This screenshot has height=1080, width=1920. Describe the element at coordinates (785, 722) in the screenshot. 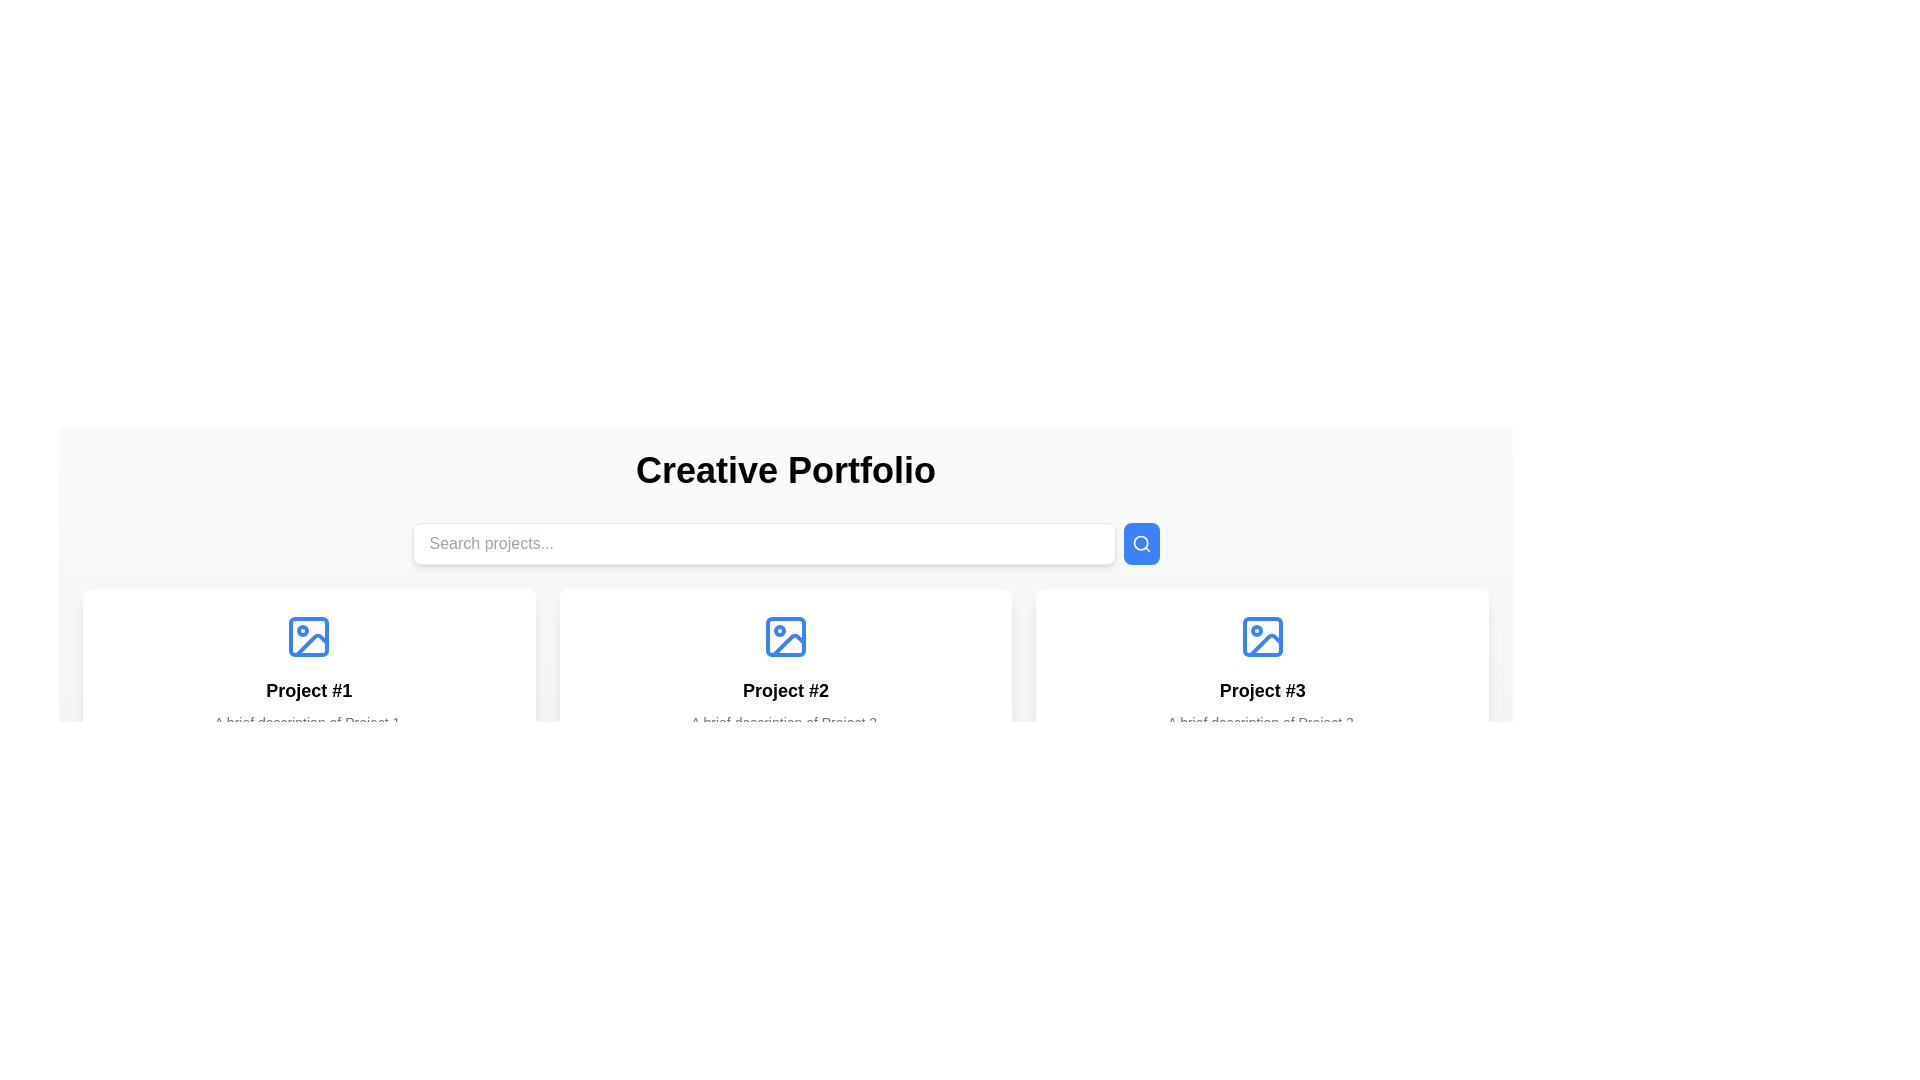

I see `the text label reading 'A brief description of Project 2.' located under the title 'Project #2' in the second project card of the Creative Portfolio section` at that location.